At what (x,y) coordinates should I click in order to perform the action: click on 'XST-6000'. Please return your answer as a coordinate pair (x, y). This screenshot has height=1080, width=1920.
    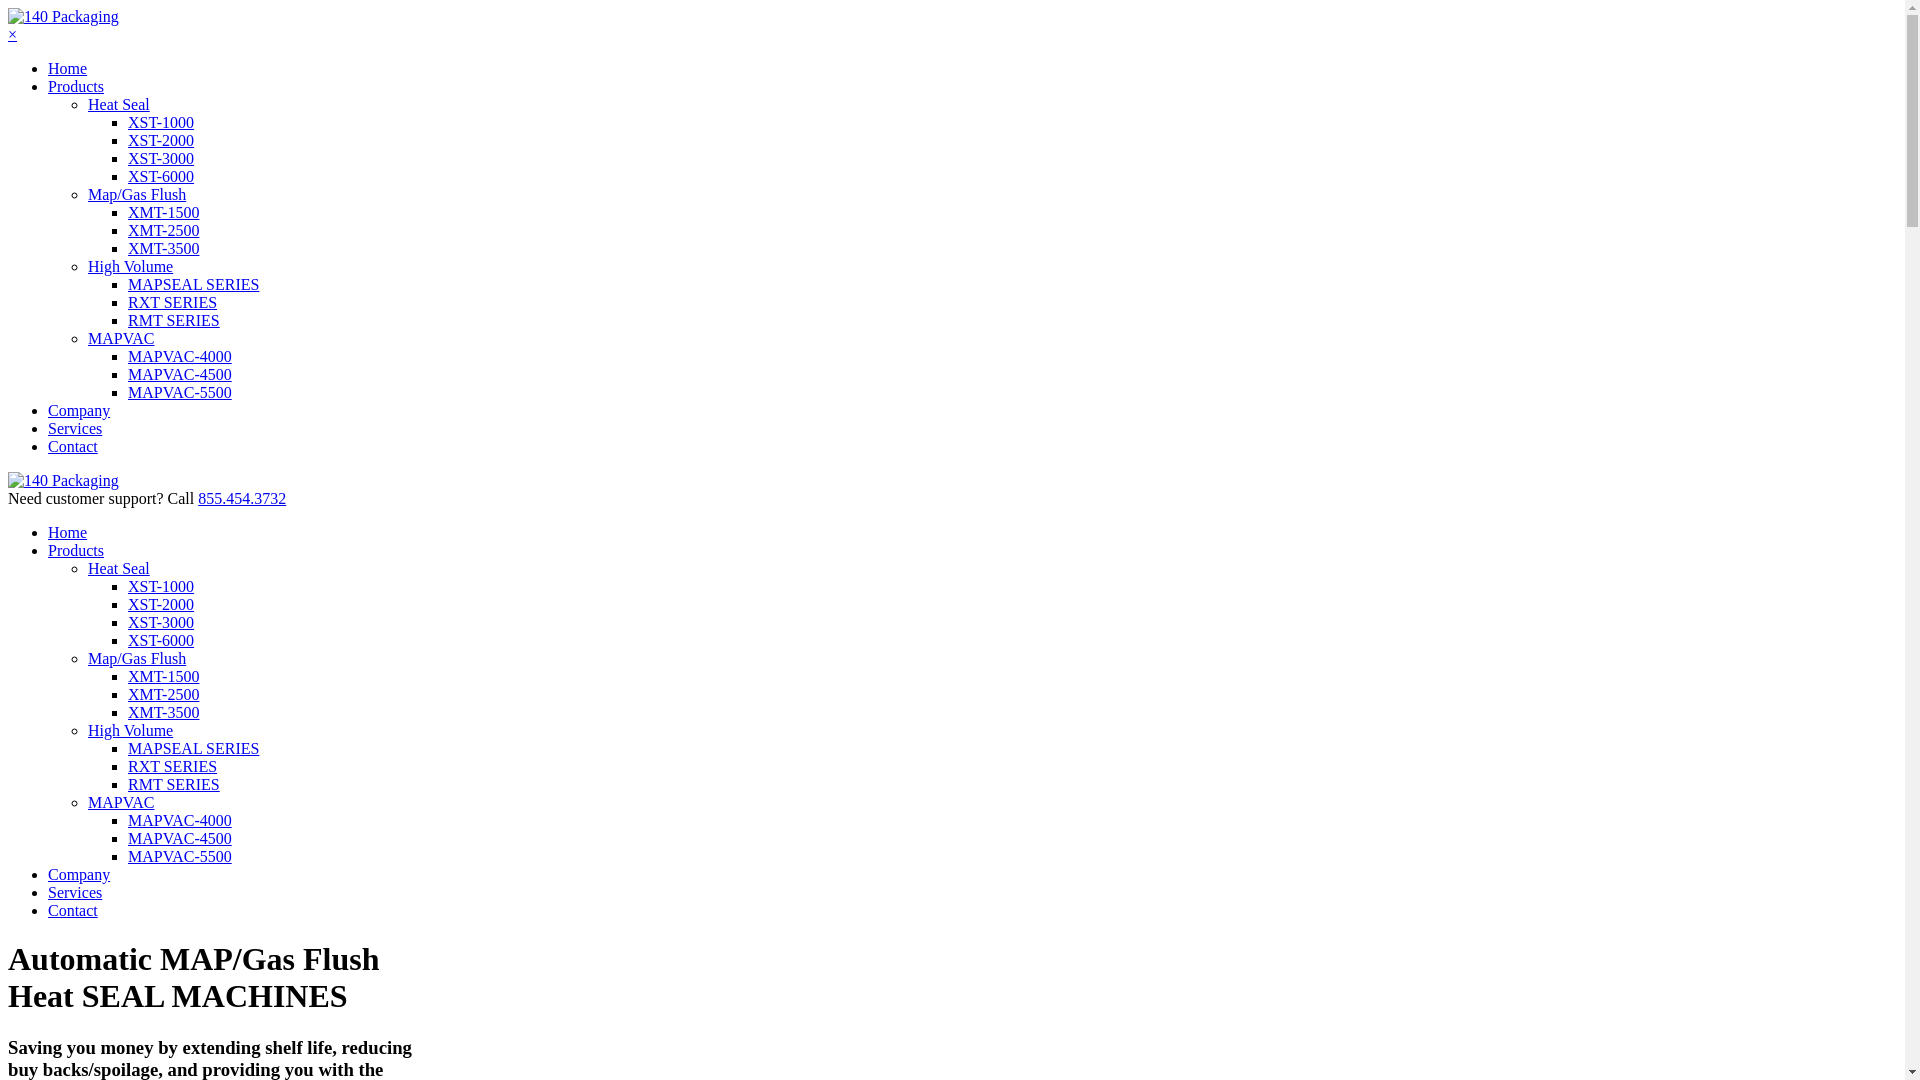
    Looking at the image, I should click on (127, 640).